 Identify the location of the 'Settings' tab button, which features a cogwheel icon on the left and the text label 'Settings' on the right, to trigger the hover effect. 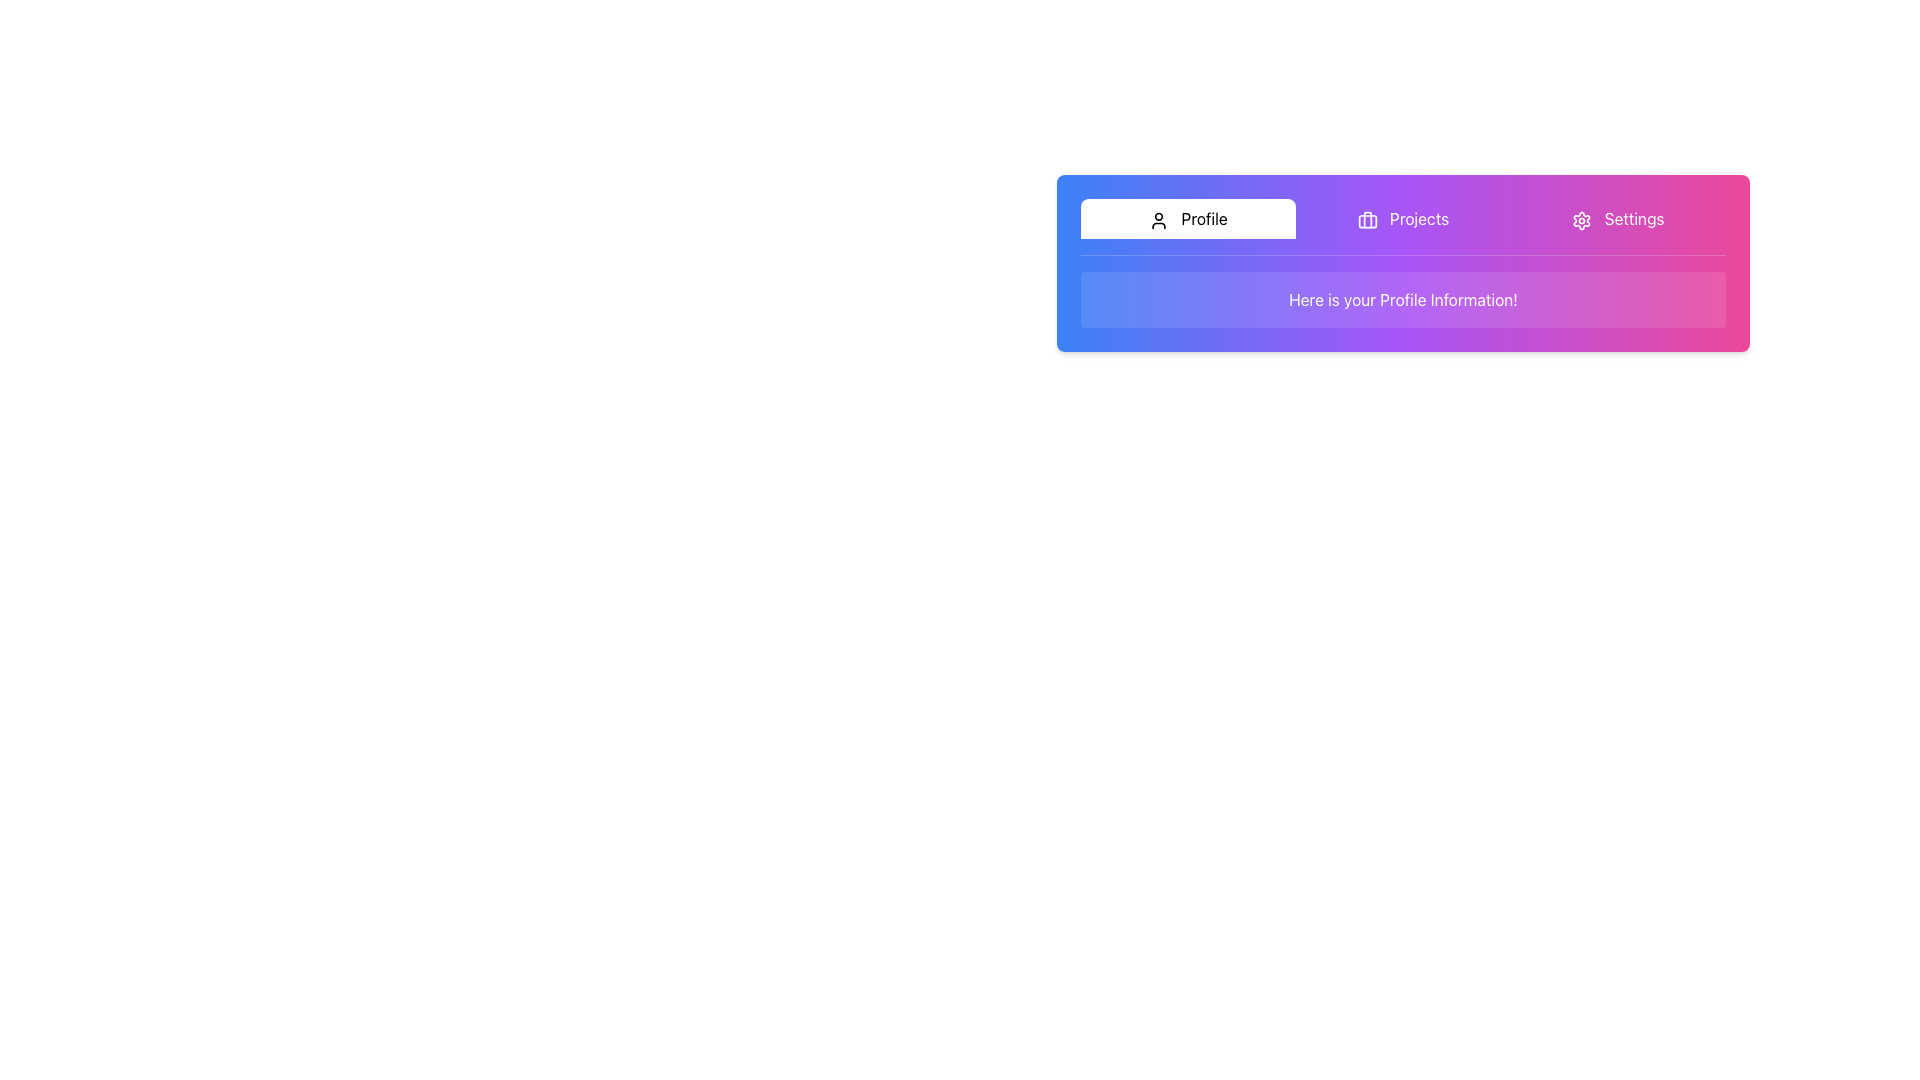
(1618, 219).